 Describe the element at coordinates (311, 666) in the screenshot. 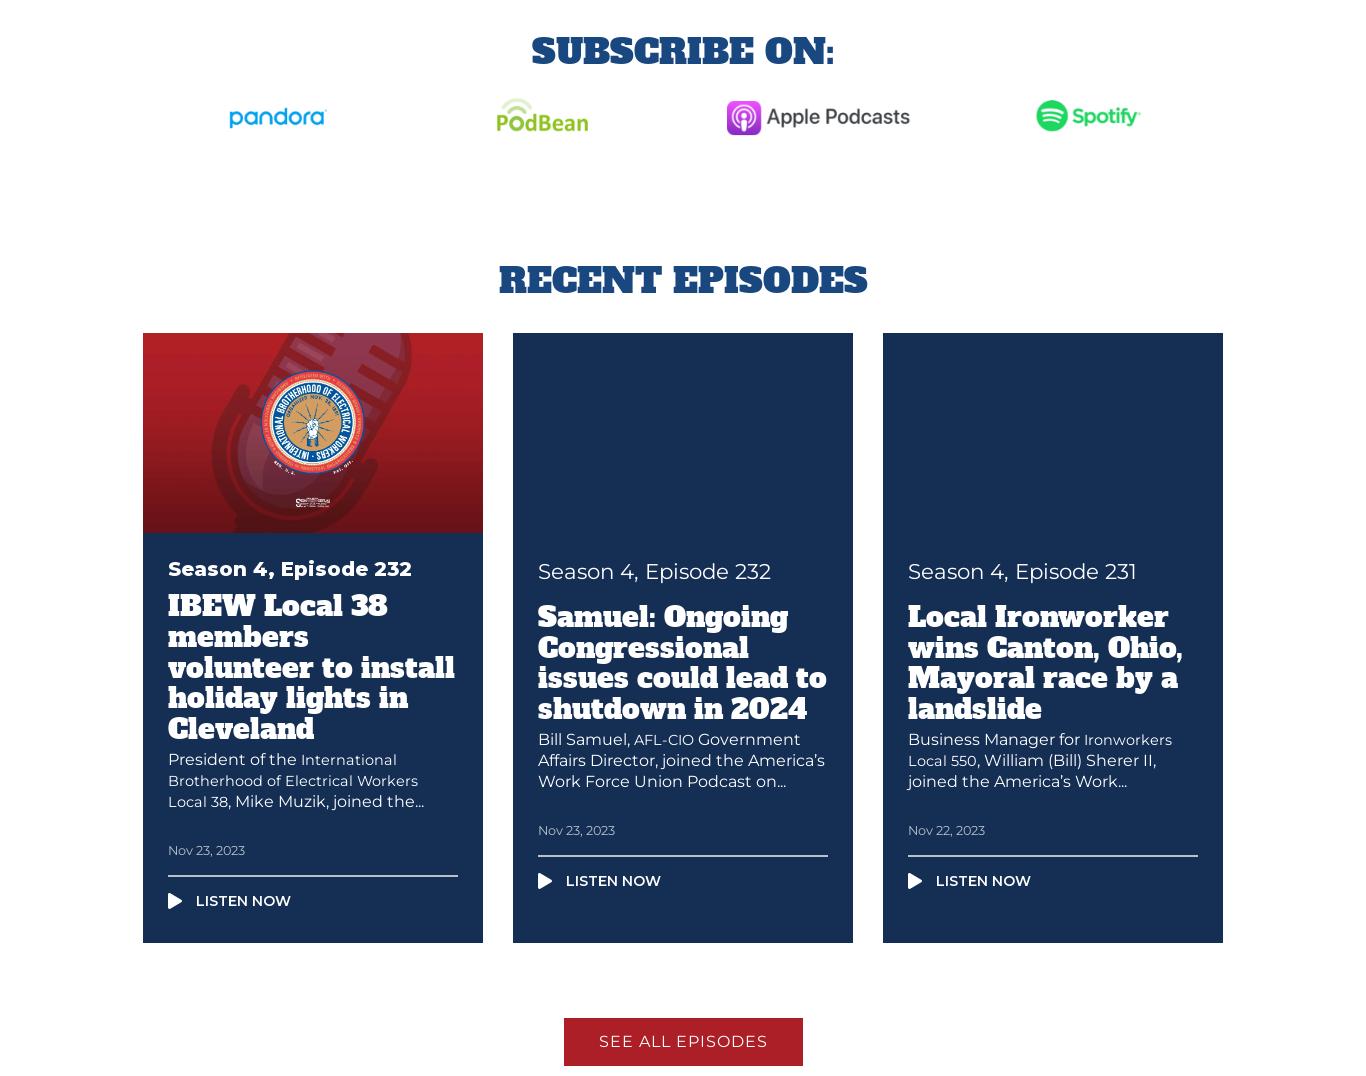

I see `'IBEW Local 38 members volunteer to install holiday lights in Cleveland'` at that location.